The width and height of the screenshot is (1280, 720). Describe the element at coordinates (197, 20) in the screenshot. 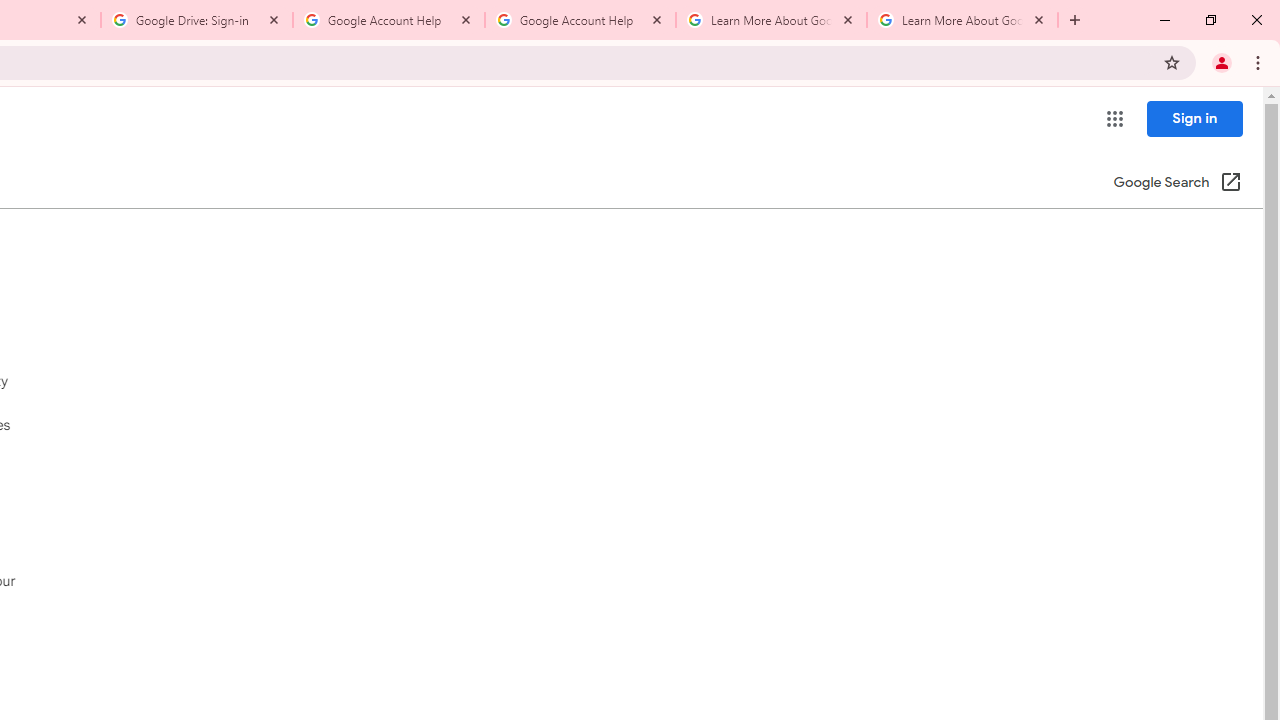

I see `'Google Drive: Sign-in'` at that location.